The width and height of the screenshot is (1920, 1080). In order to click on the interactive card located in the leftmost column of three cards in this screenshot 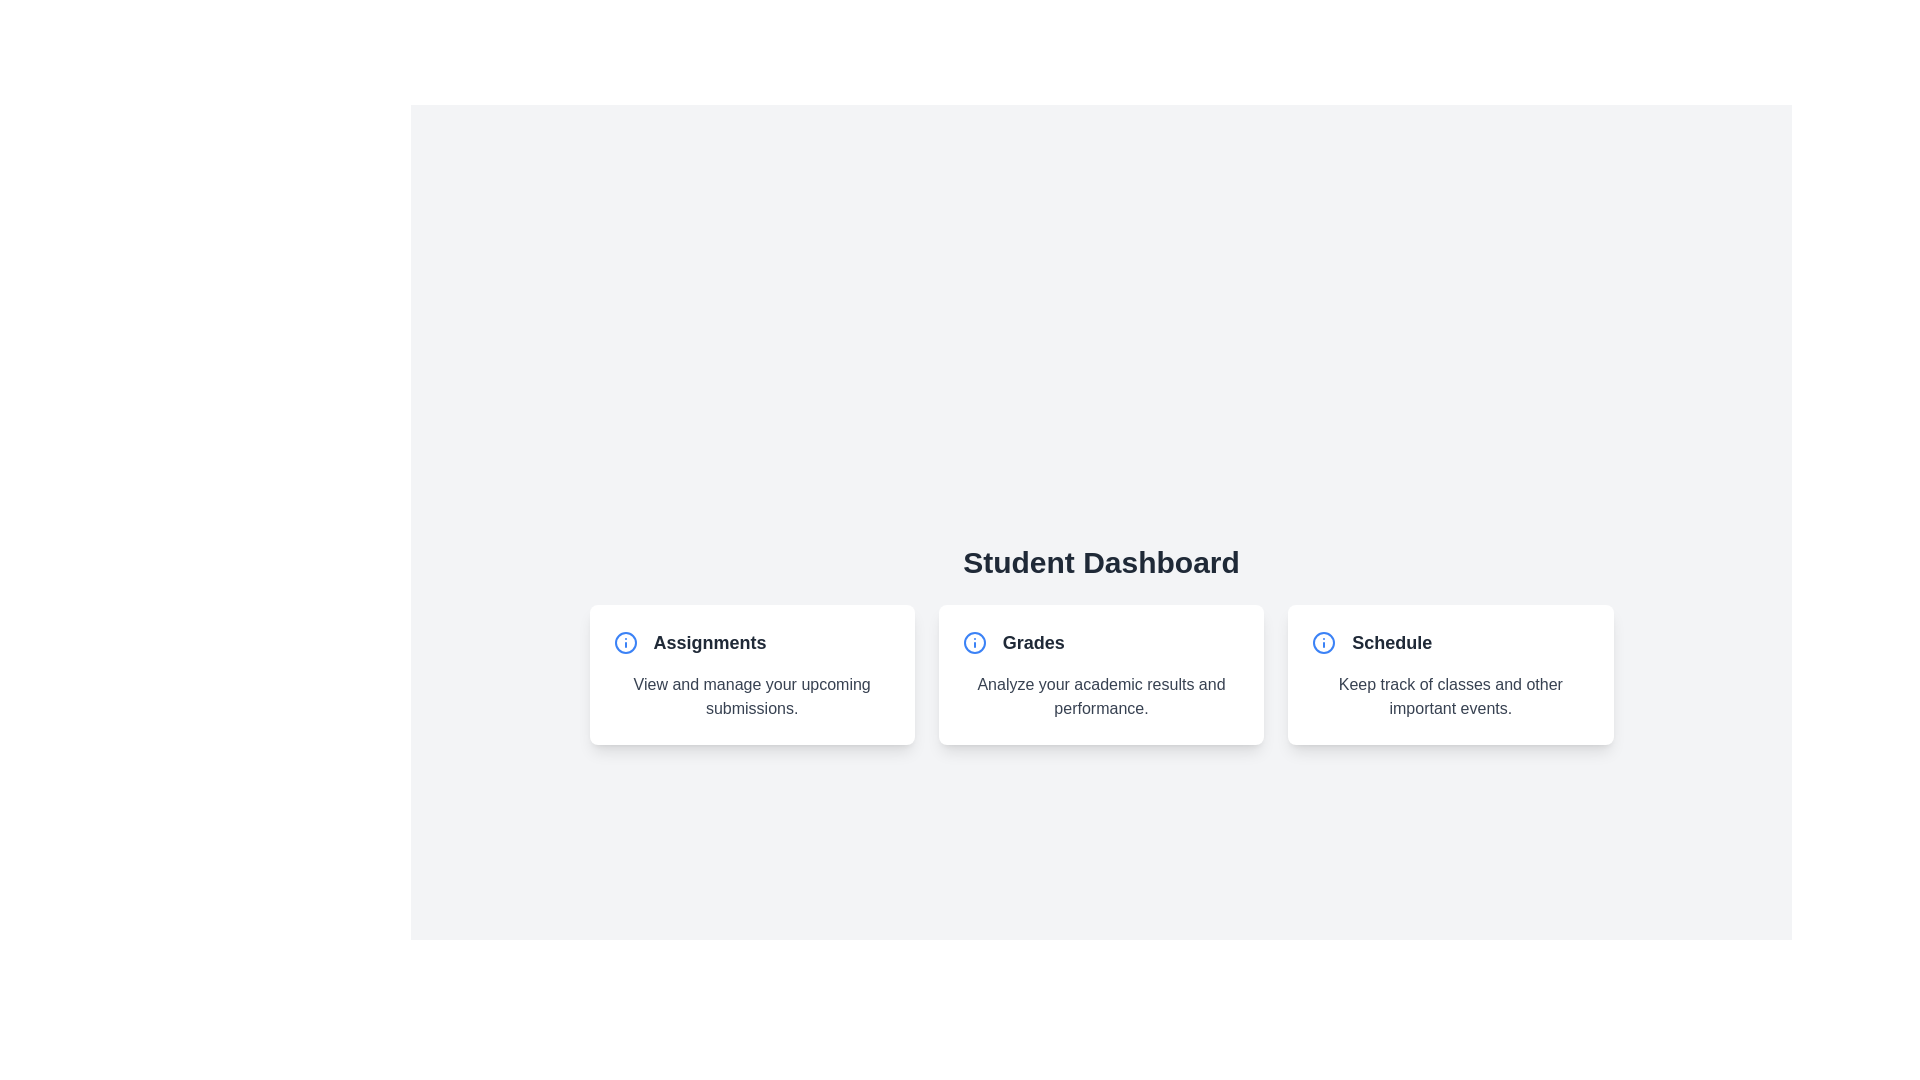, I will do `click(751, 675)`.